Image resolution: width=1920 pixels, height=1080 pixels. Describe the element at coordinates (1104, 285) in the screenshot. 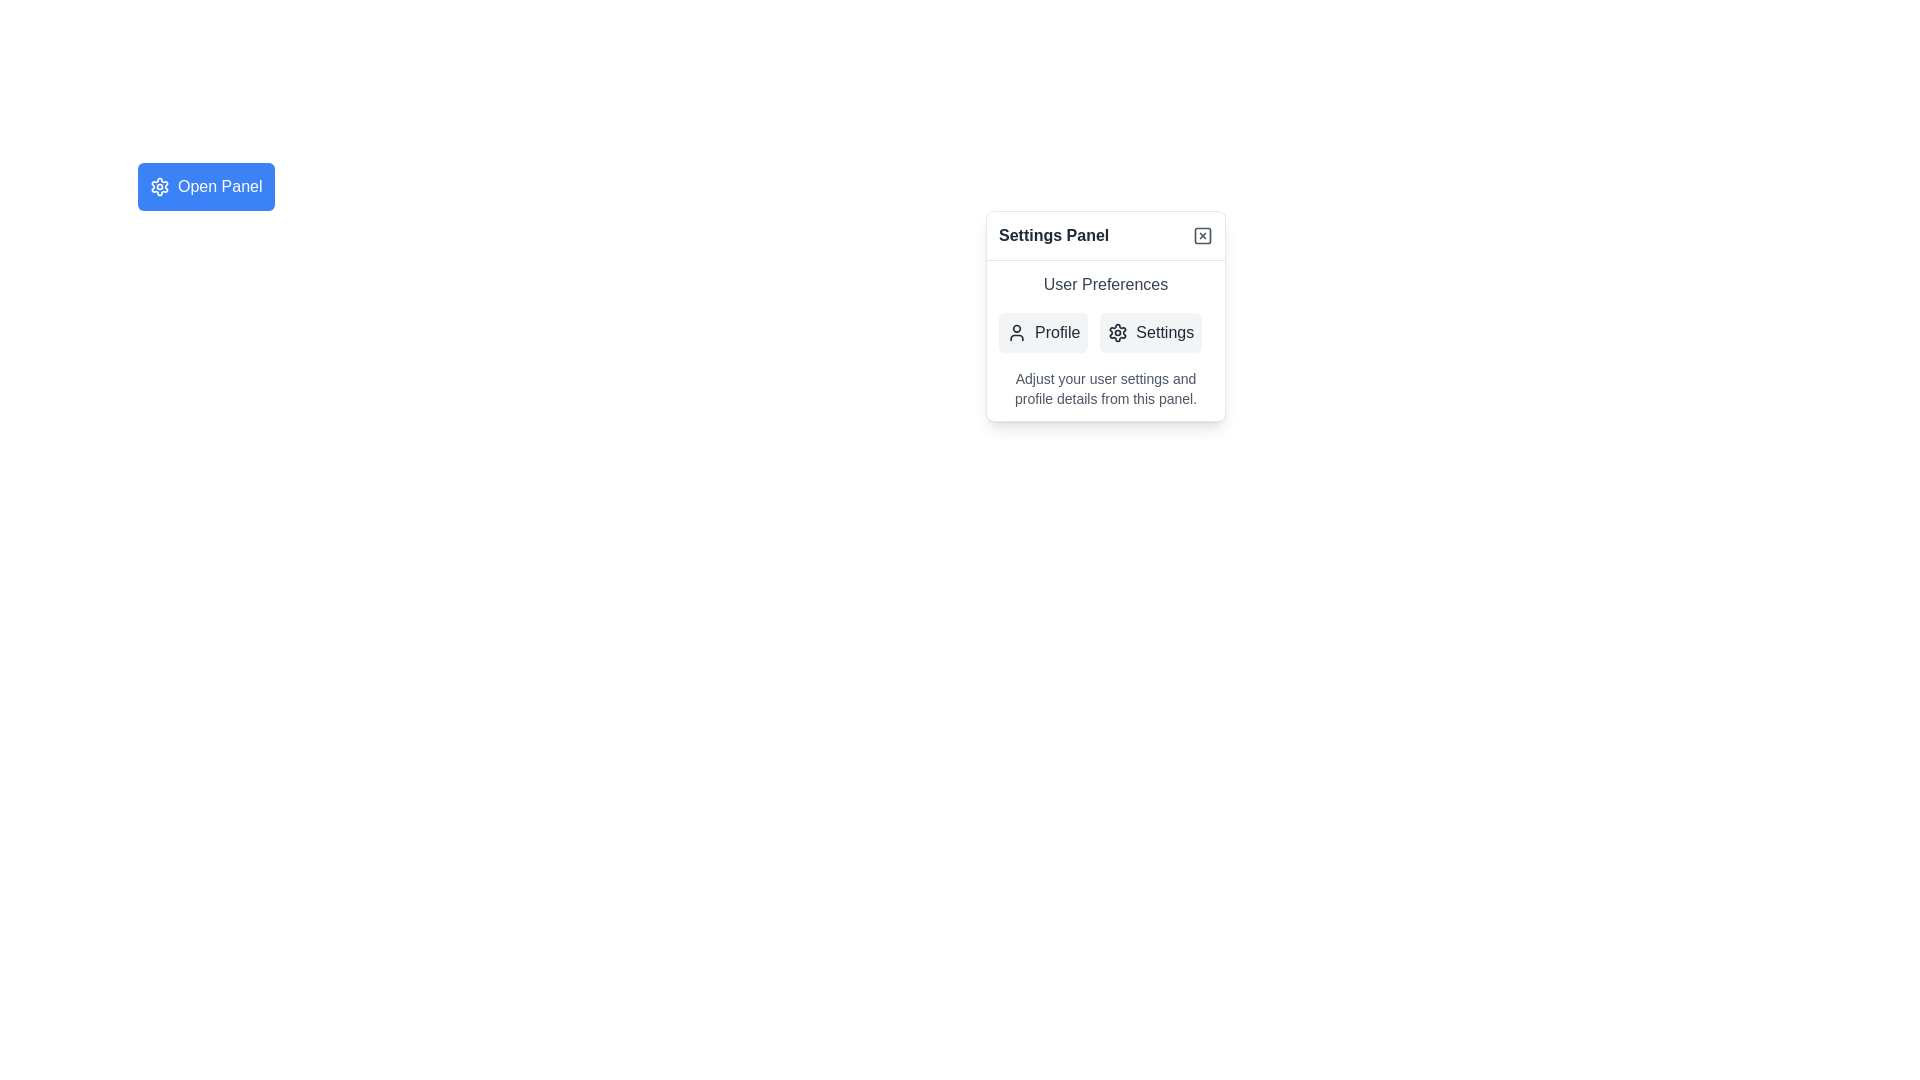

I see `the 'User Preferences' text label, which is styled in medium-weight gray font and located centrally in the 'Settings Panel' below the header and above the buttons` at that location.